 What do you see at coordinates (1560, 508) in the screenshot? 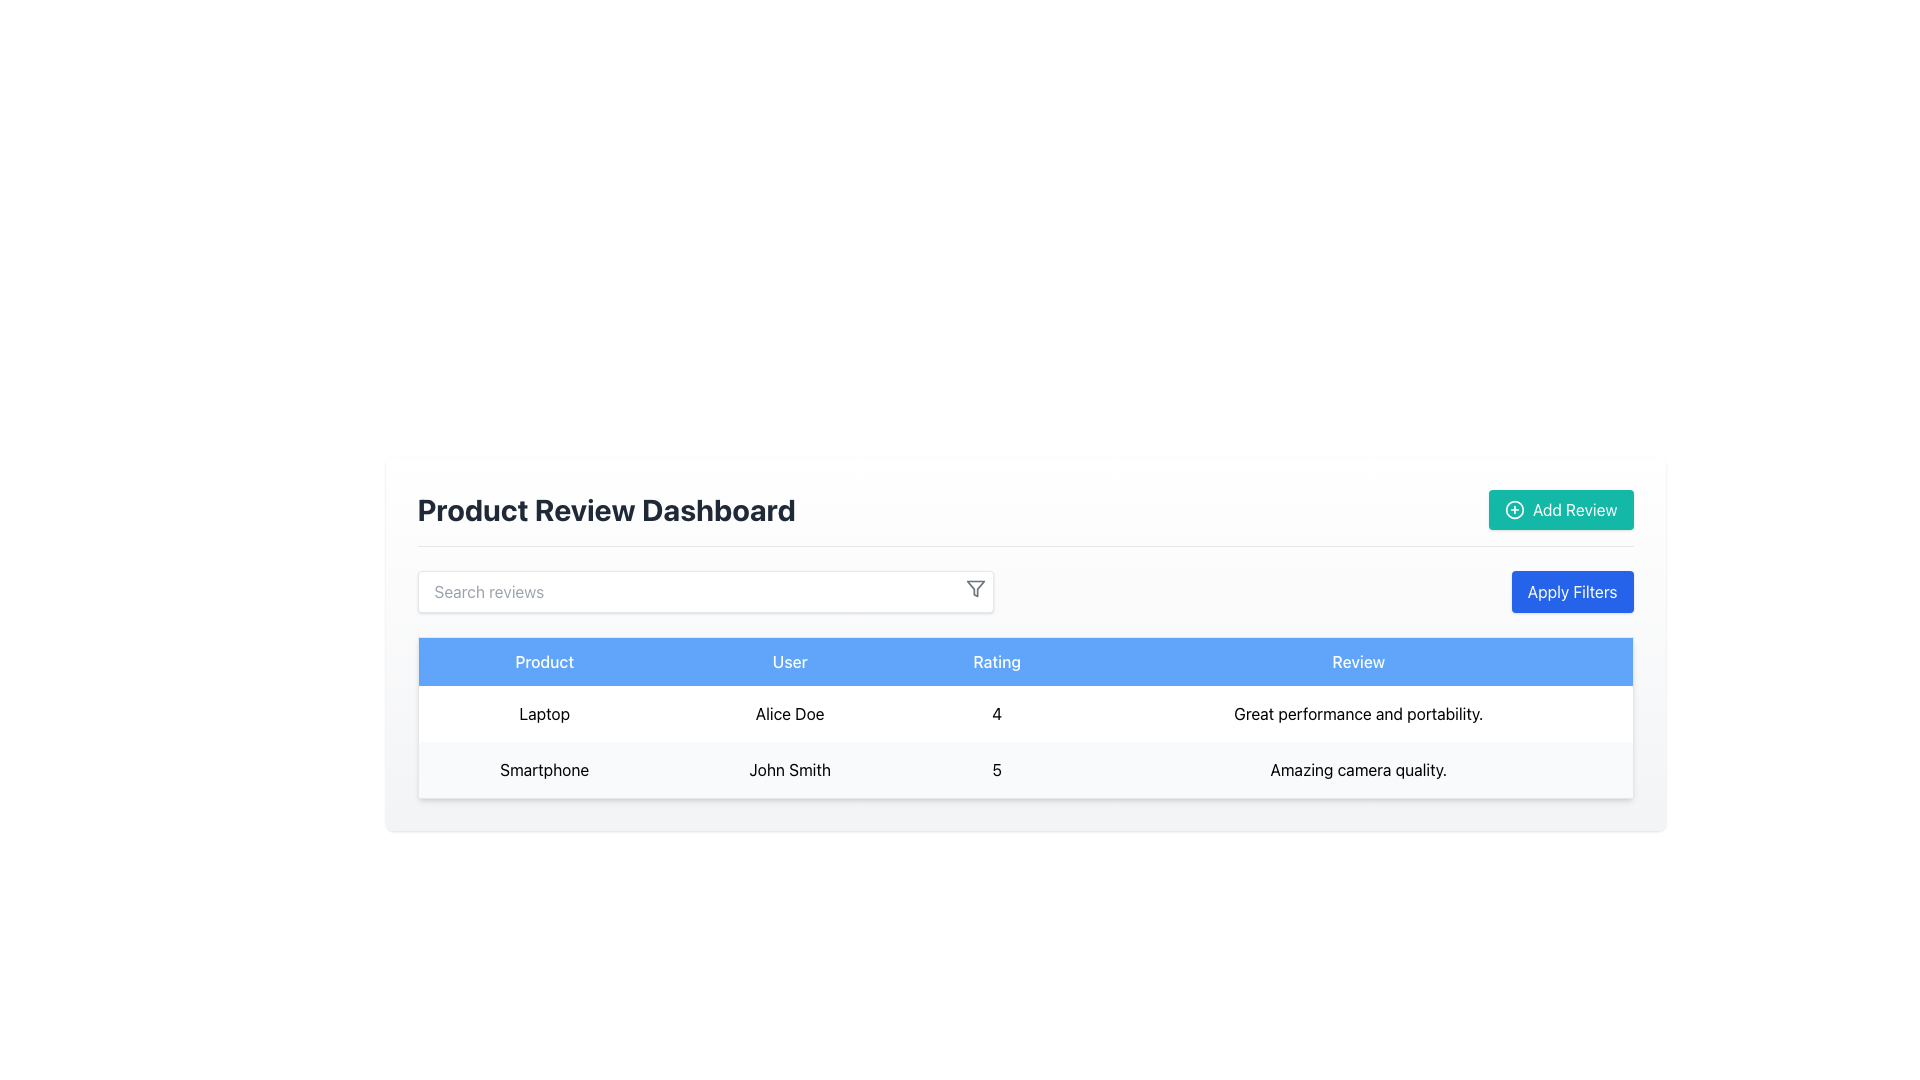
I see `the 'Add Review' button, which is a rectangular button with a teal background and white text, located in the upper-right corner of the 'Product Review Dashboard' header section` at bounding box center [1560, 508].